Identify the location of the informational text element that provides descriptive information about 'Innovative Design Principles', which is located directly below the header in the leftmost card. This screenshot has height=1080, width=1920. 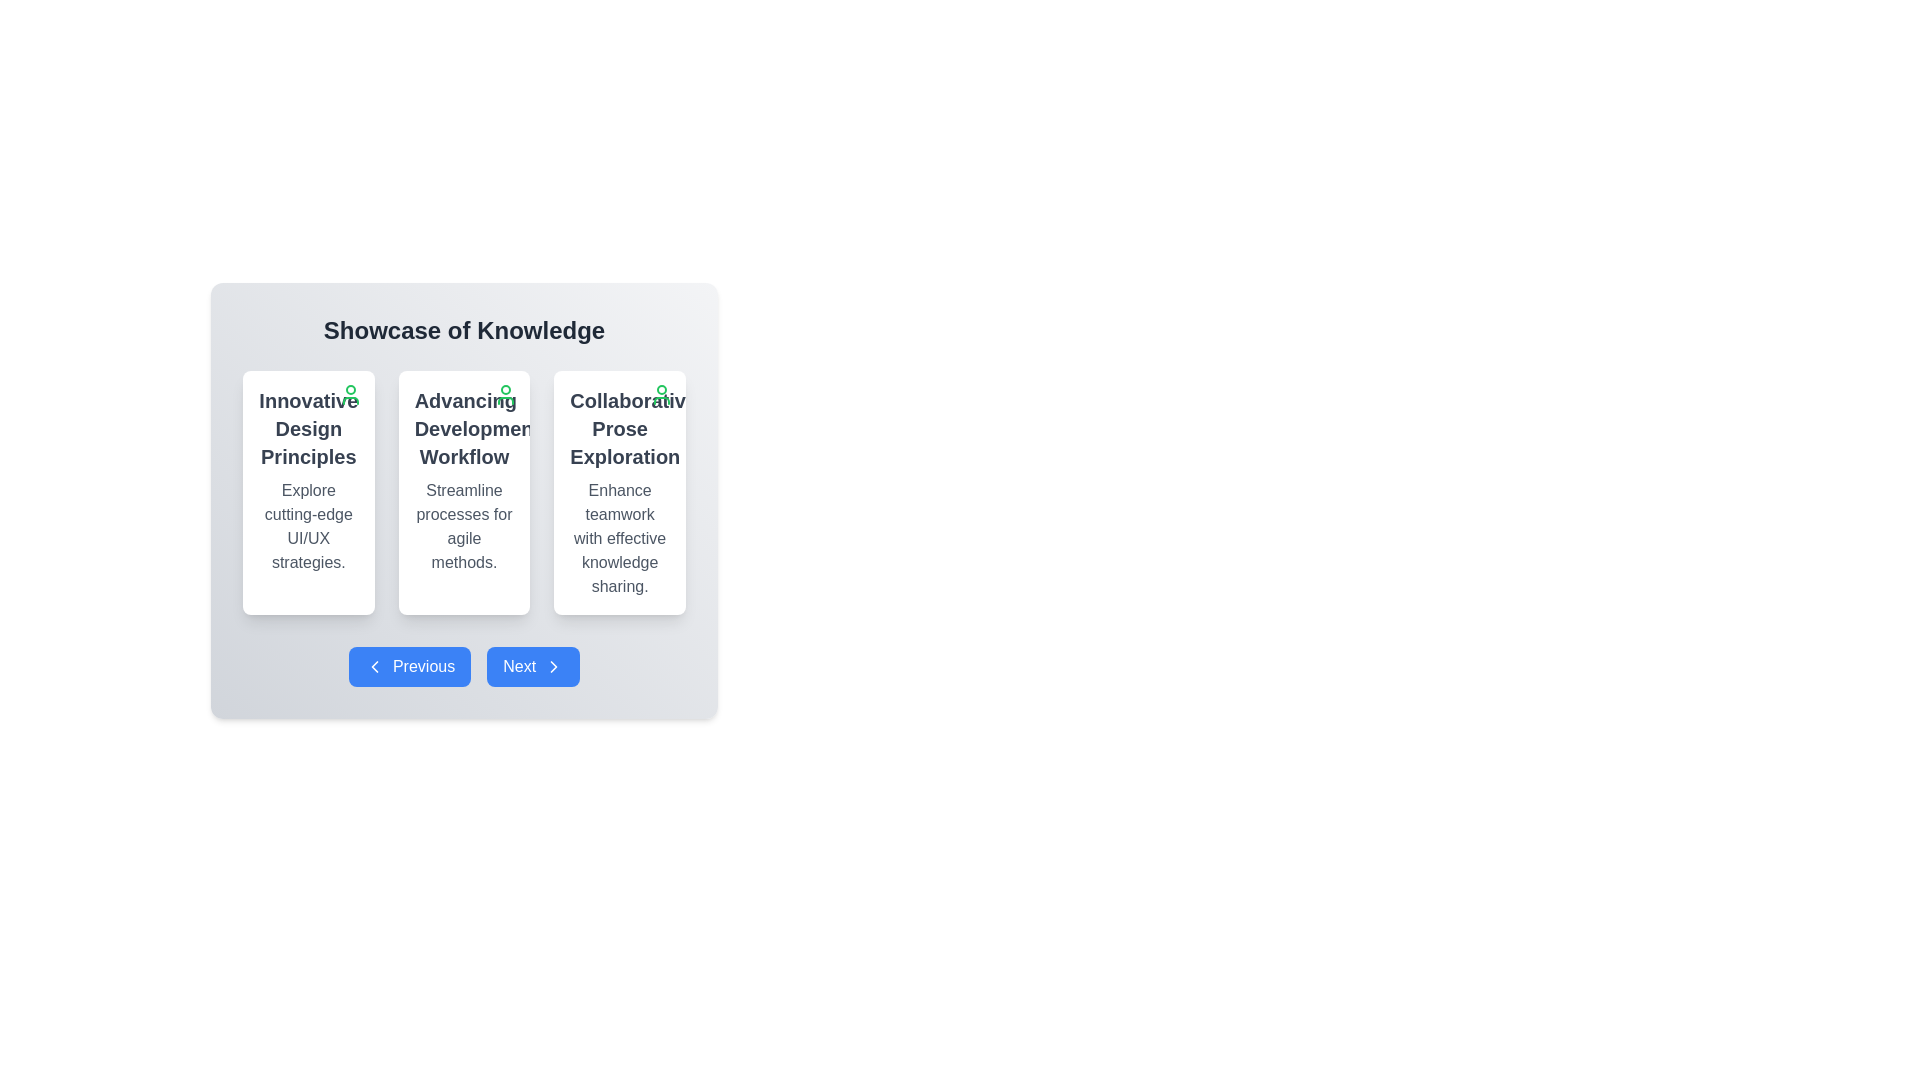
(307, 526).